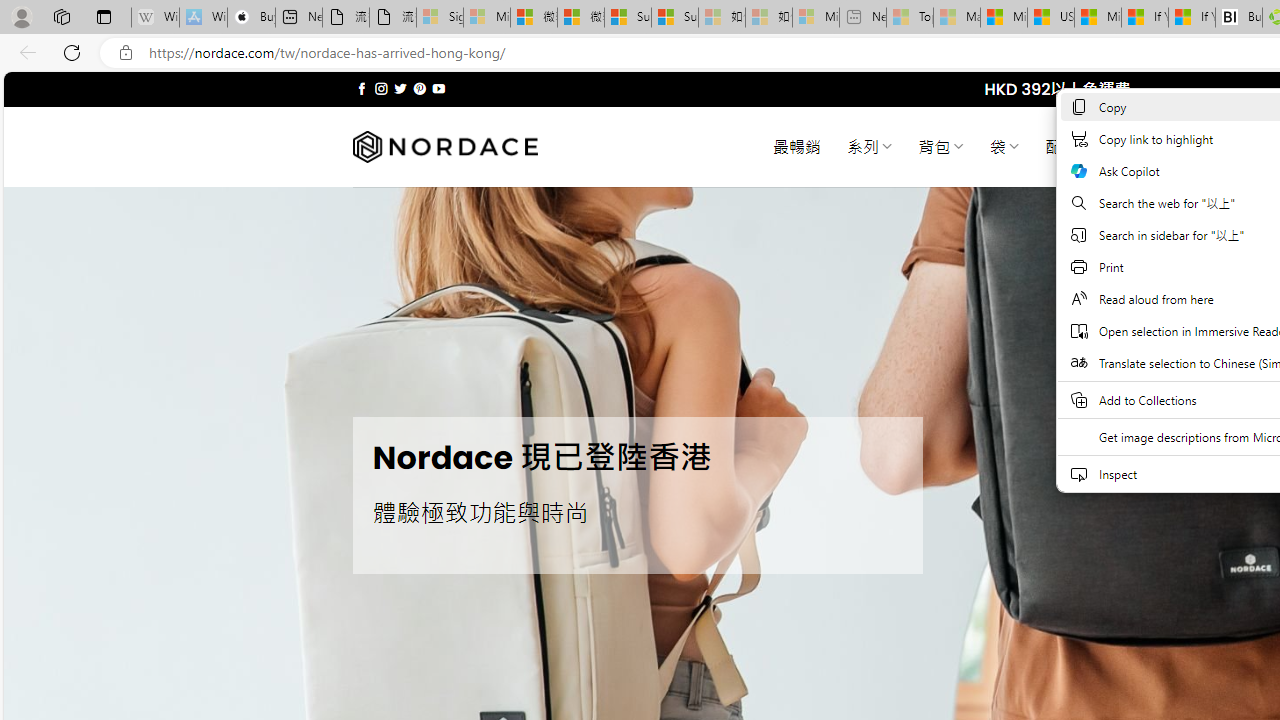 This screenshot has width=1280, height=720. I want to click on 'Follow on Facebook', so click(362, 88).